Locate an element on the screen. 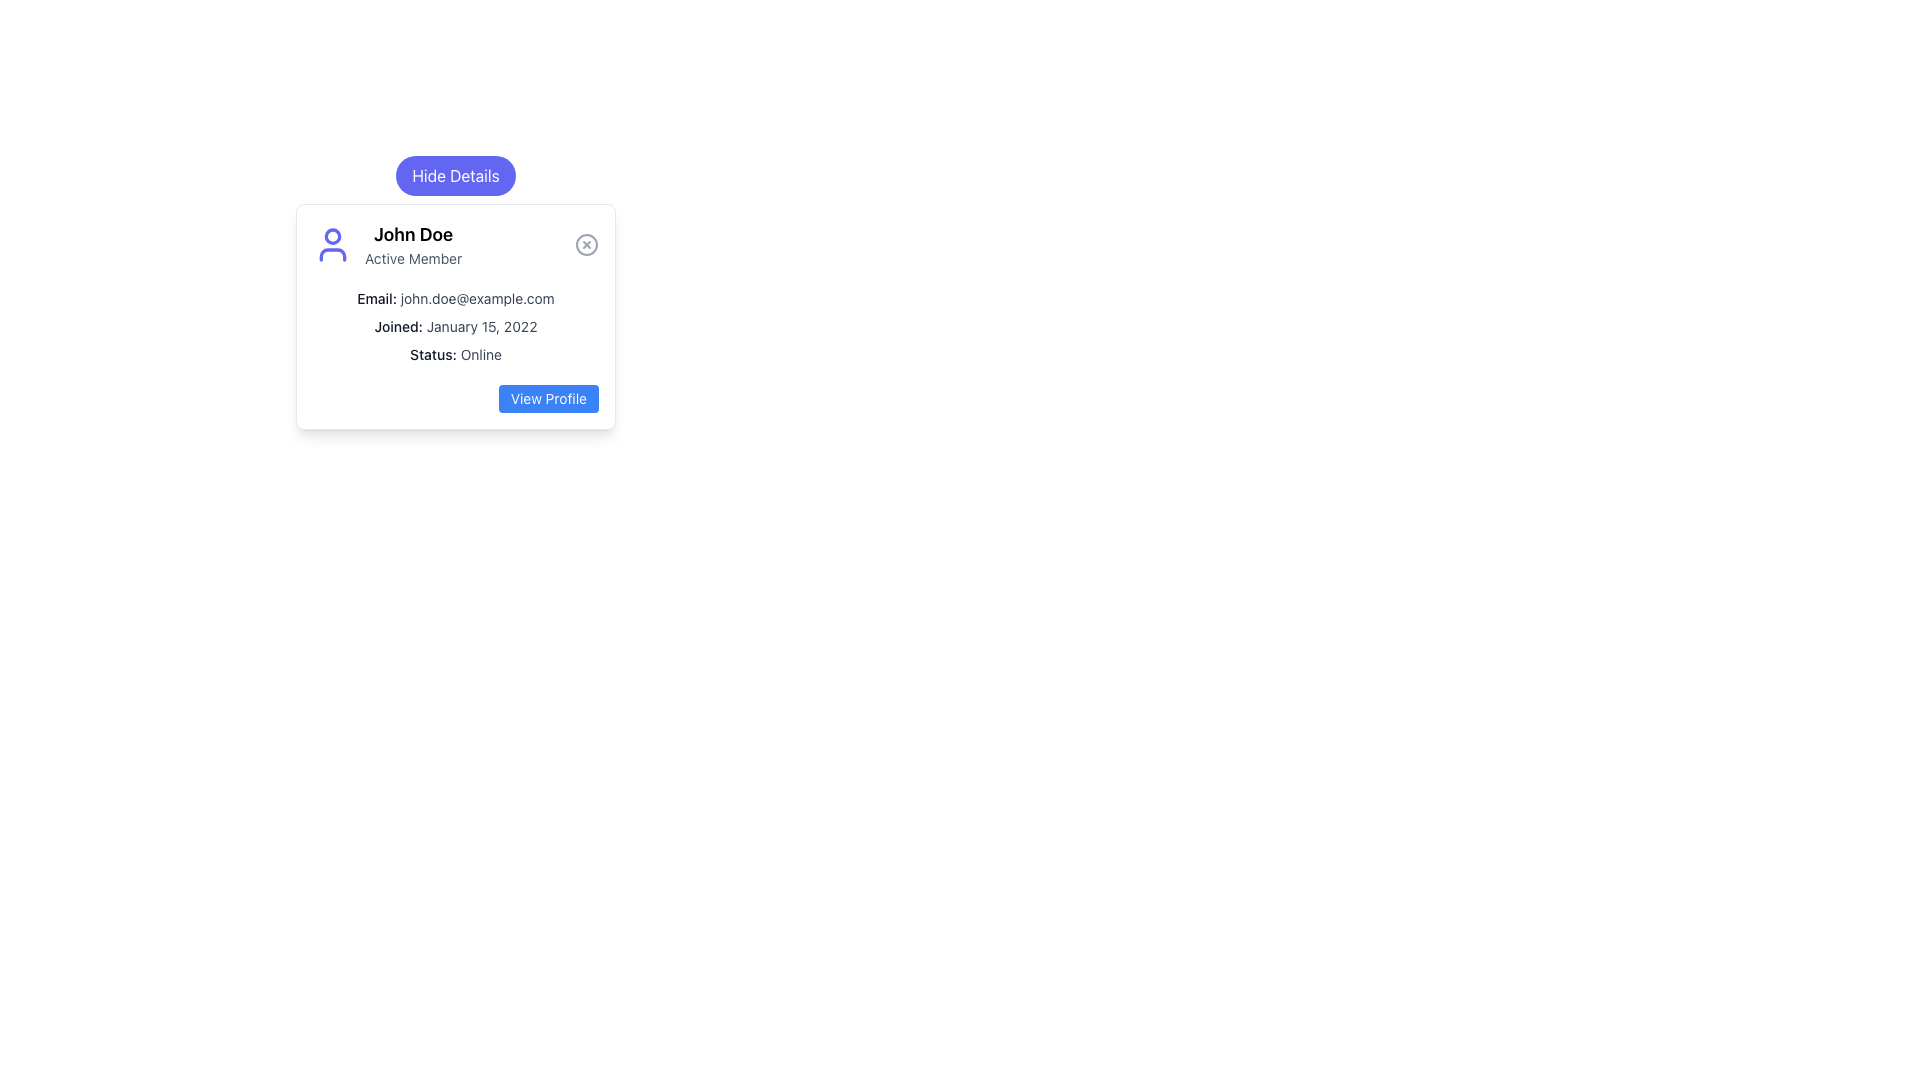  the text label that displays 'Active Member', which is styled in gray and located below the name 'John Doe' within the profile card is located at coordinates (412, 257).